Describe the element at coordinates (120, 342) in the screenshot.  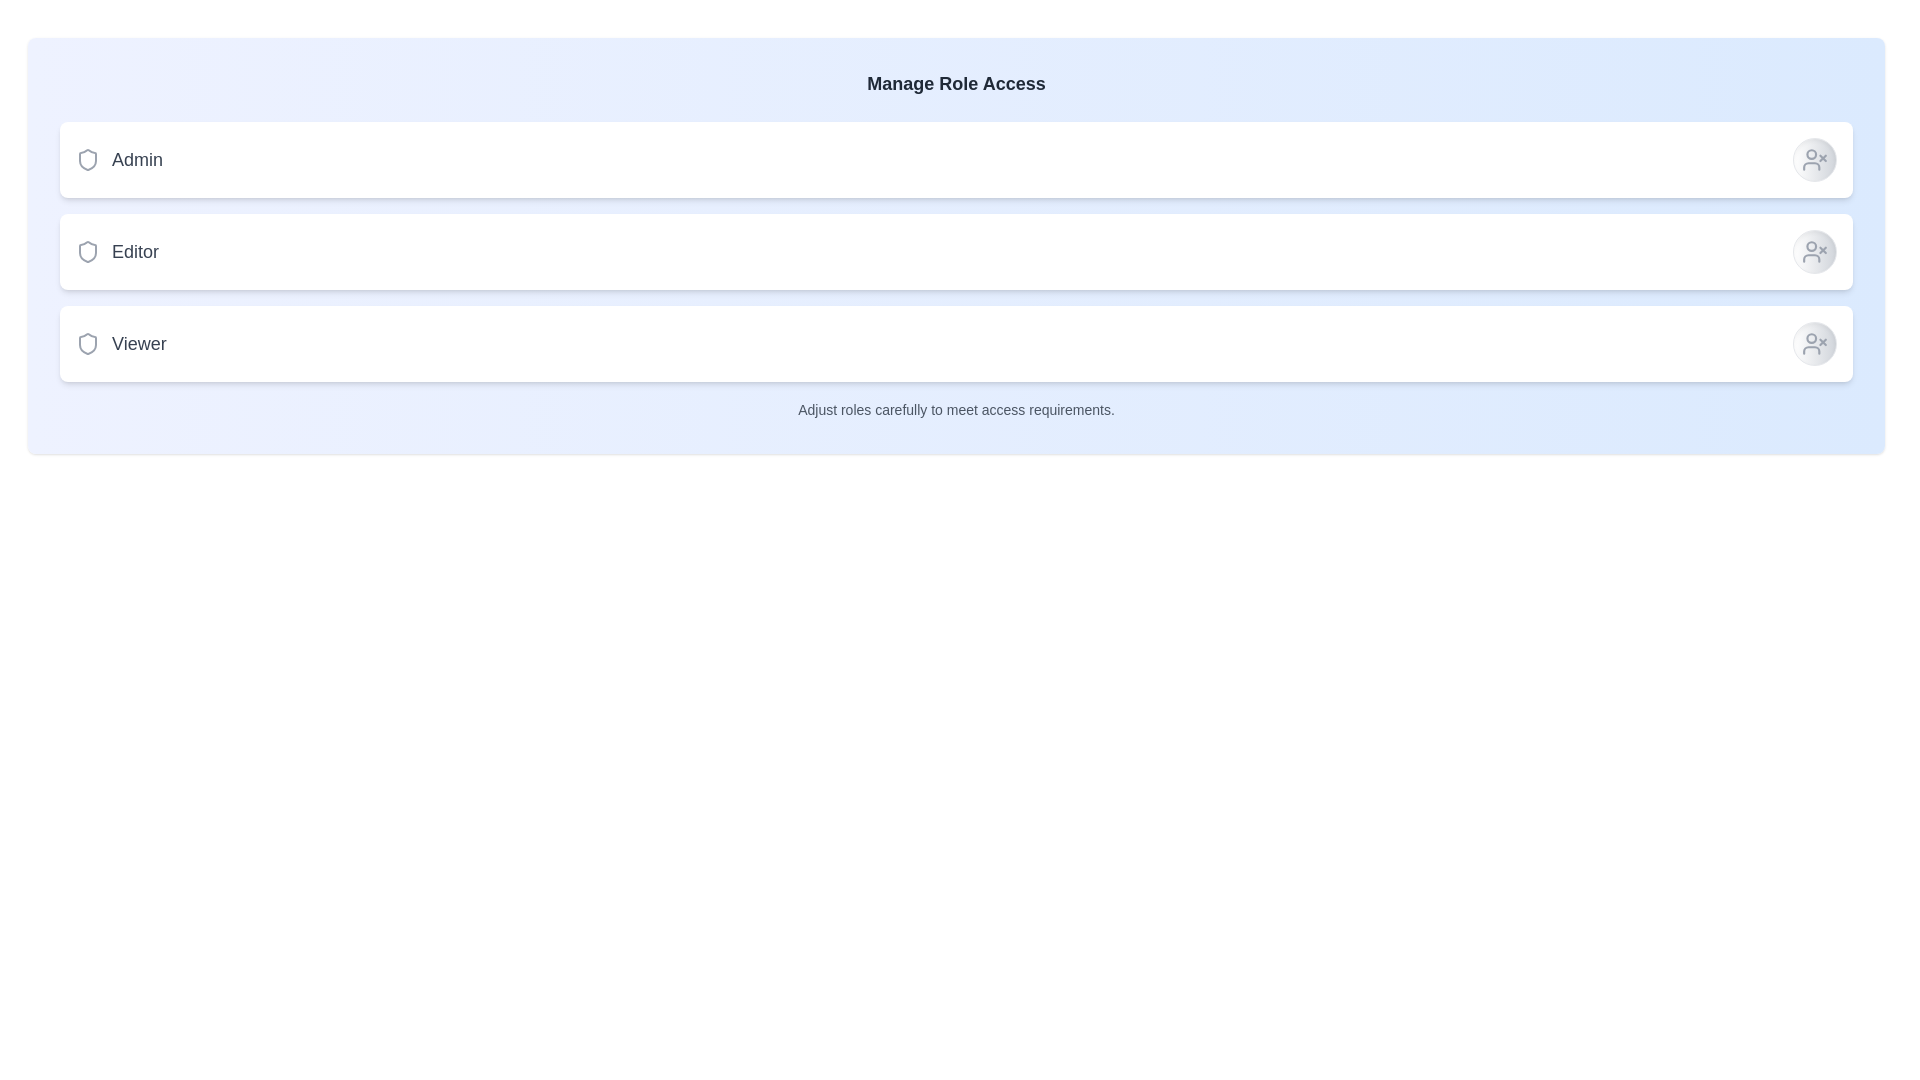
I see `the shield icon in the 'Viewer' role display` at that location.